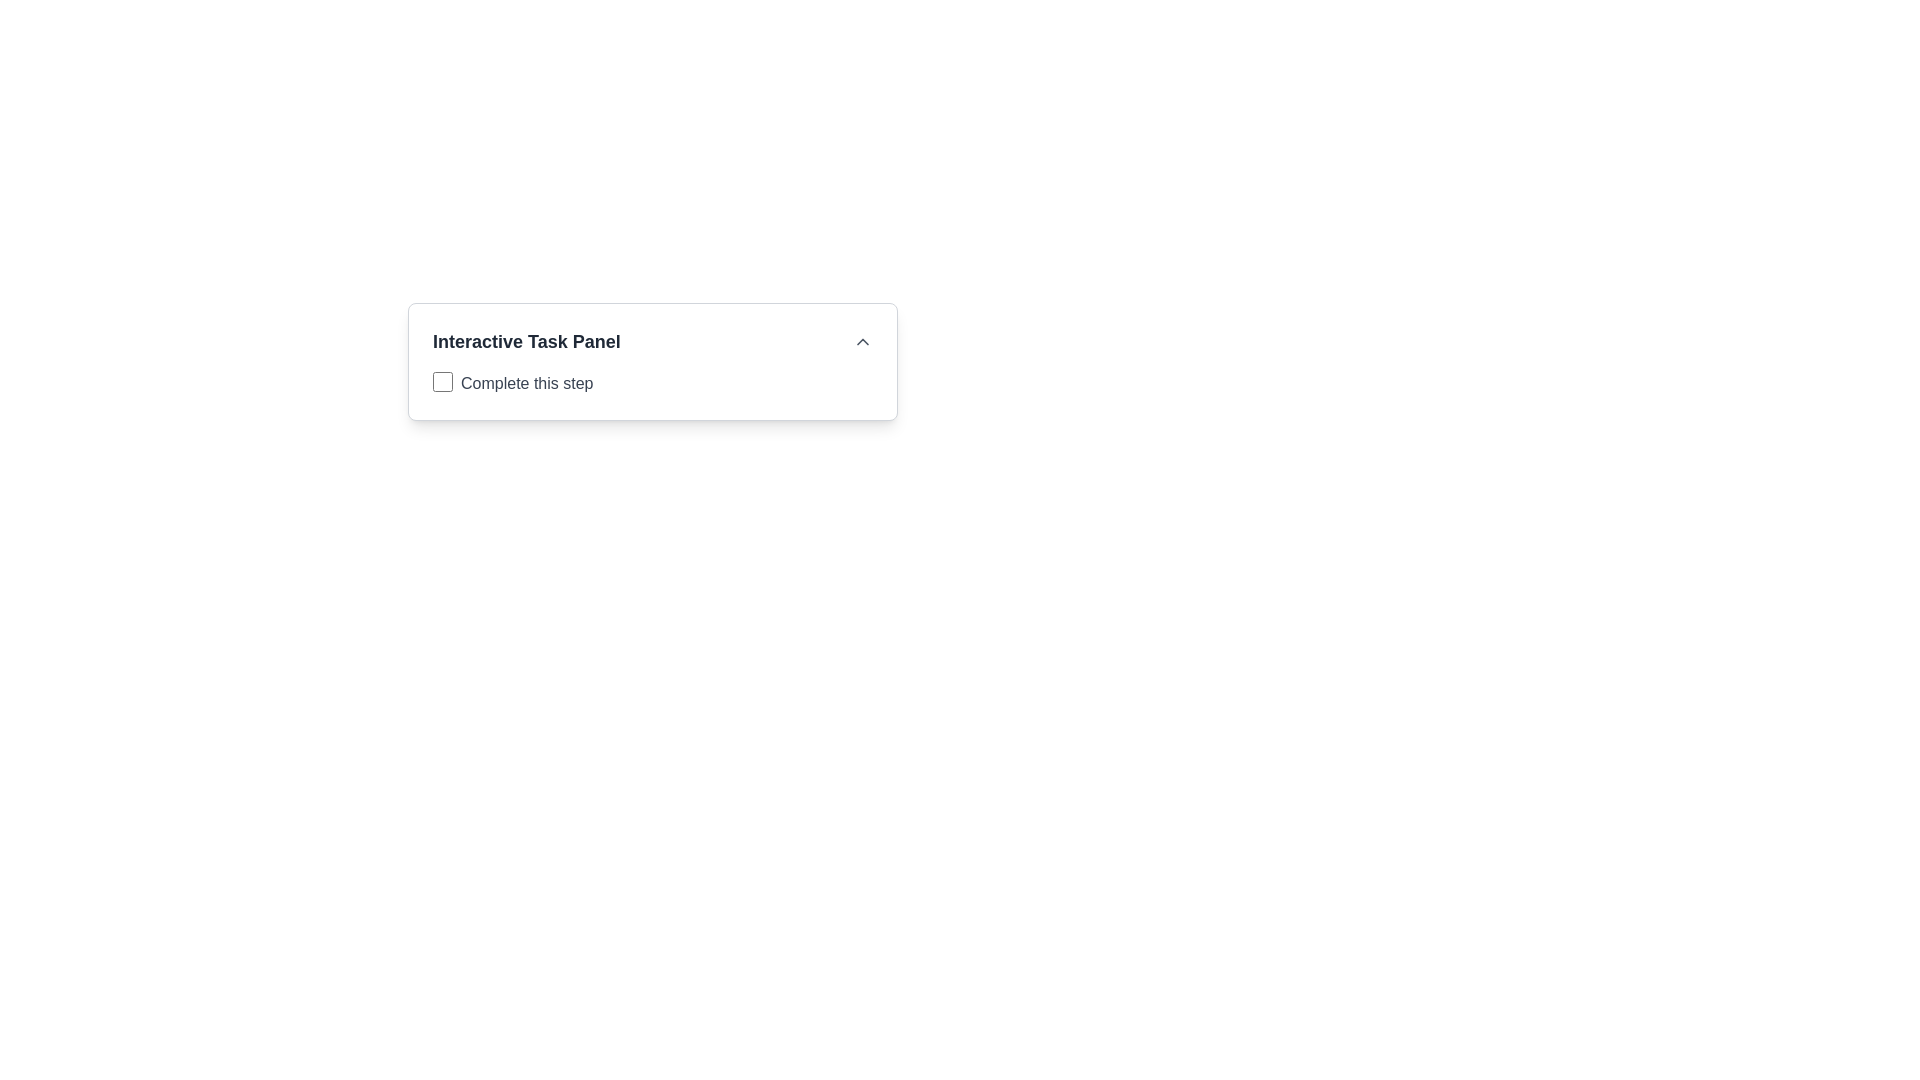  I want to click on the blue styled checkbox with a rounded shape located to the left of the text 'Complete this step', so click(441, 381).